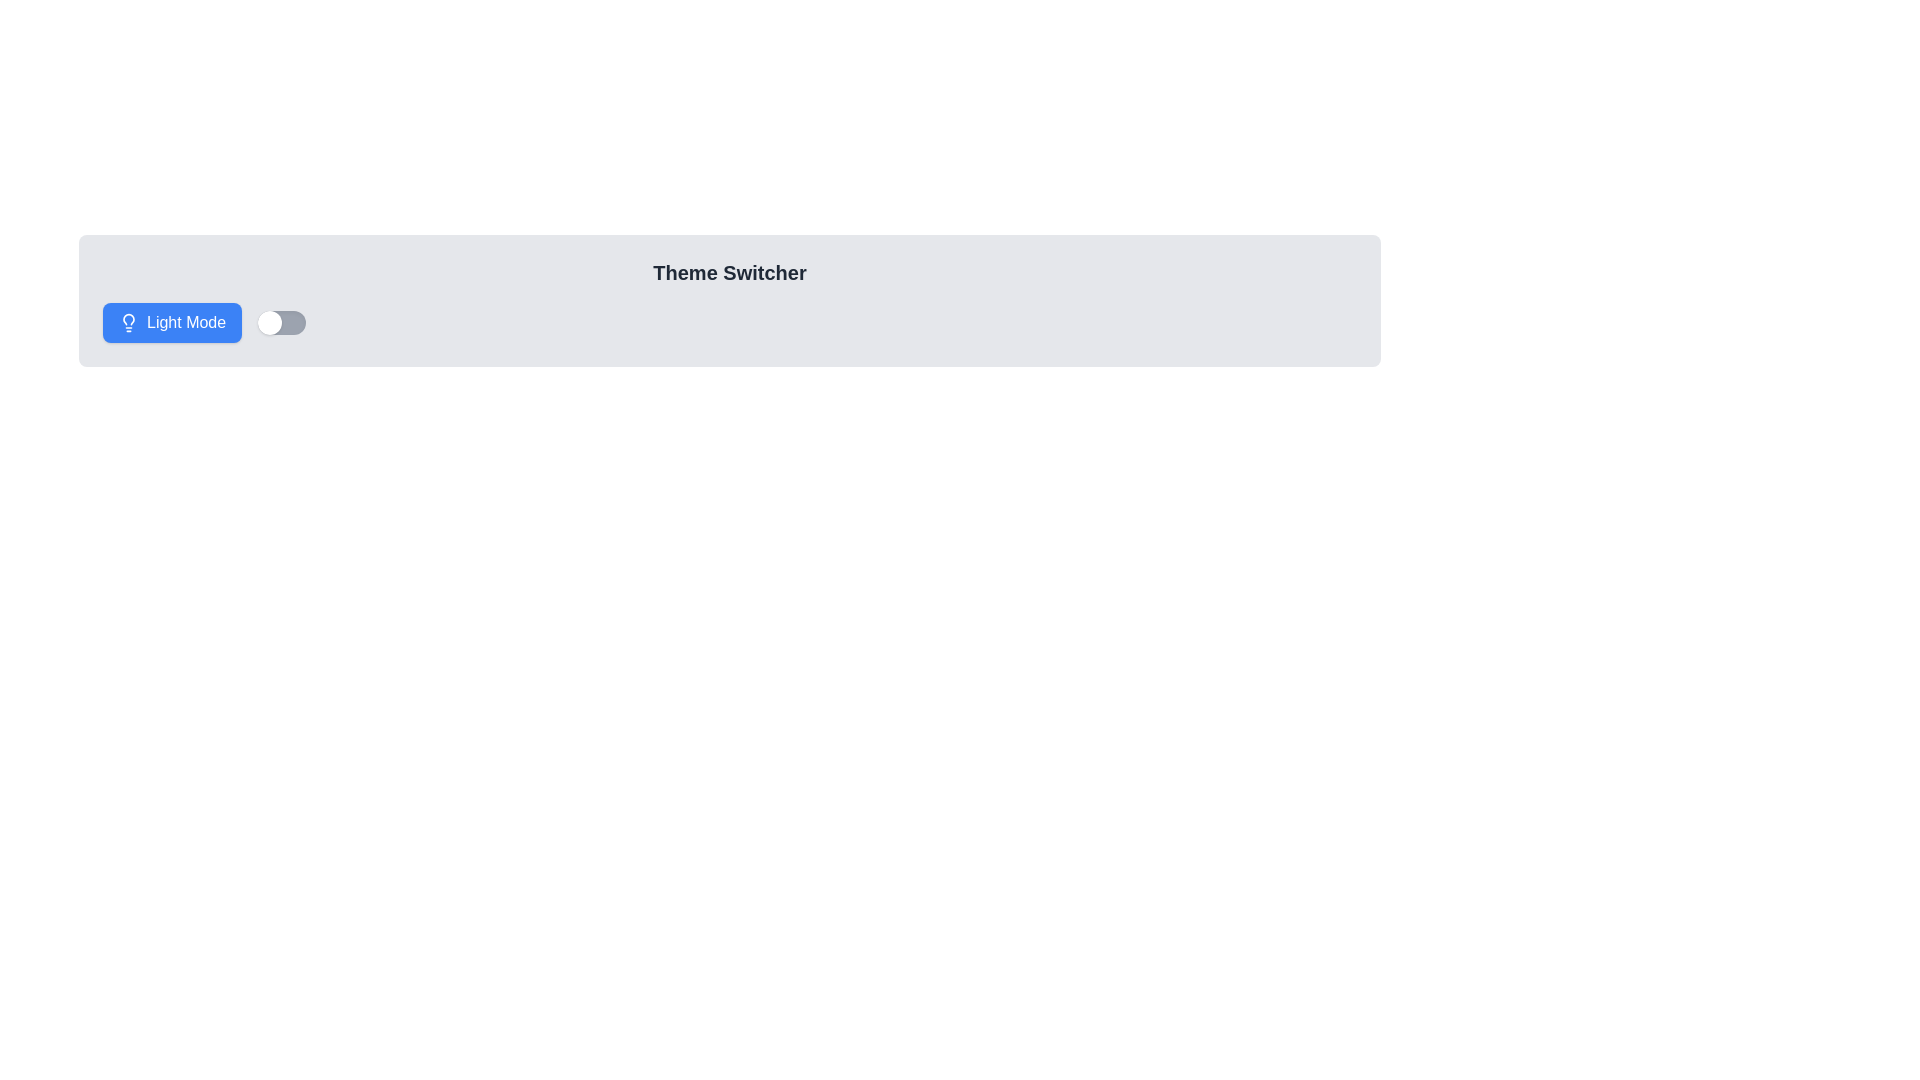 Image resolution: width=1920 pixels, height=1080 pixels. I want to click on the Toggle switch, which is a horizontally elongated oval switch with a gray base and a white circular knob on the left side, located to the right of the 'Light Mode' button in the top-left section of the interface, so click(281, 322).